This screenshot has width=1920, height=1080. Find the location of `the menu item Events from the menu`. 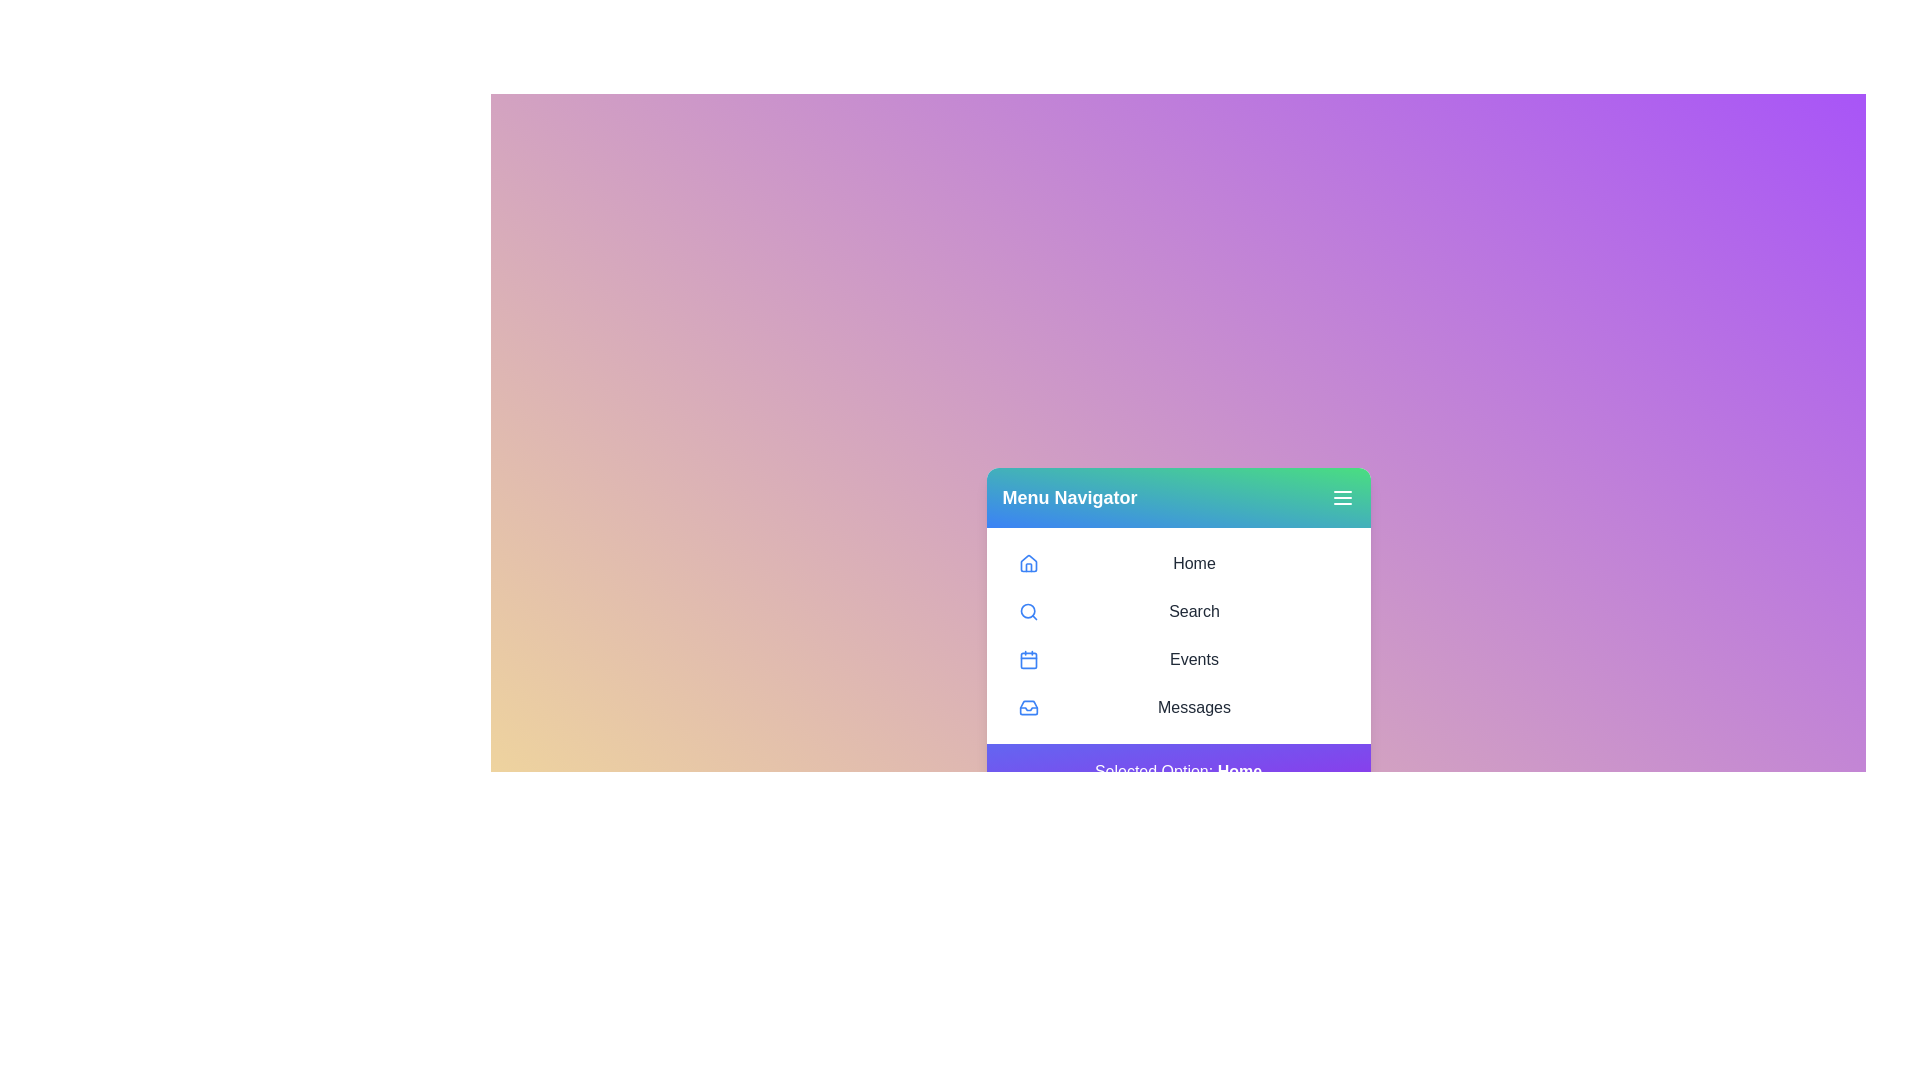

the menu item Events from the menu is located at coordinates (1178, 659).